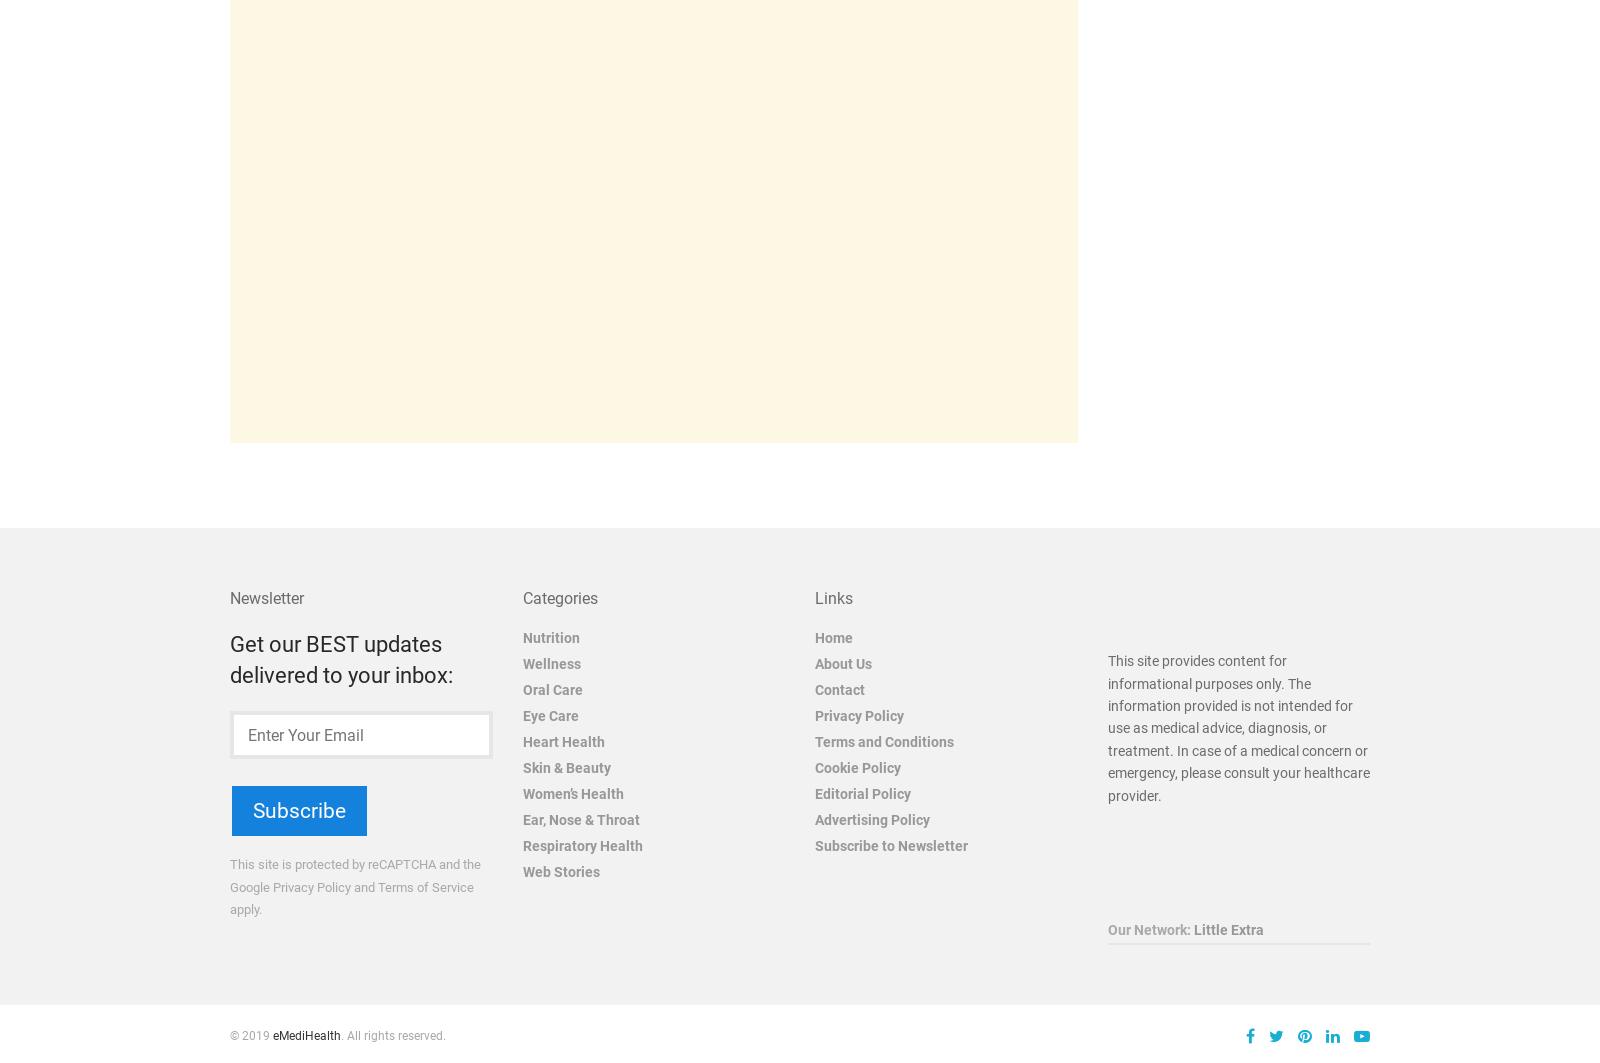  What do you see at coordinates (559, 870) in the screenshot?
I see `'Web Stories'` at bounding box center [559, 870].